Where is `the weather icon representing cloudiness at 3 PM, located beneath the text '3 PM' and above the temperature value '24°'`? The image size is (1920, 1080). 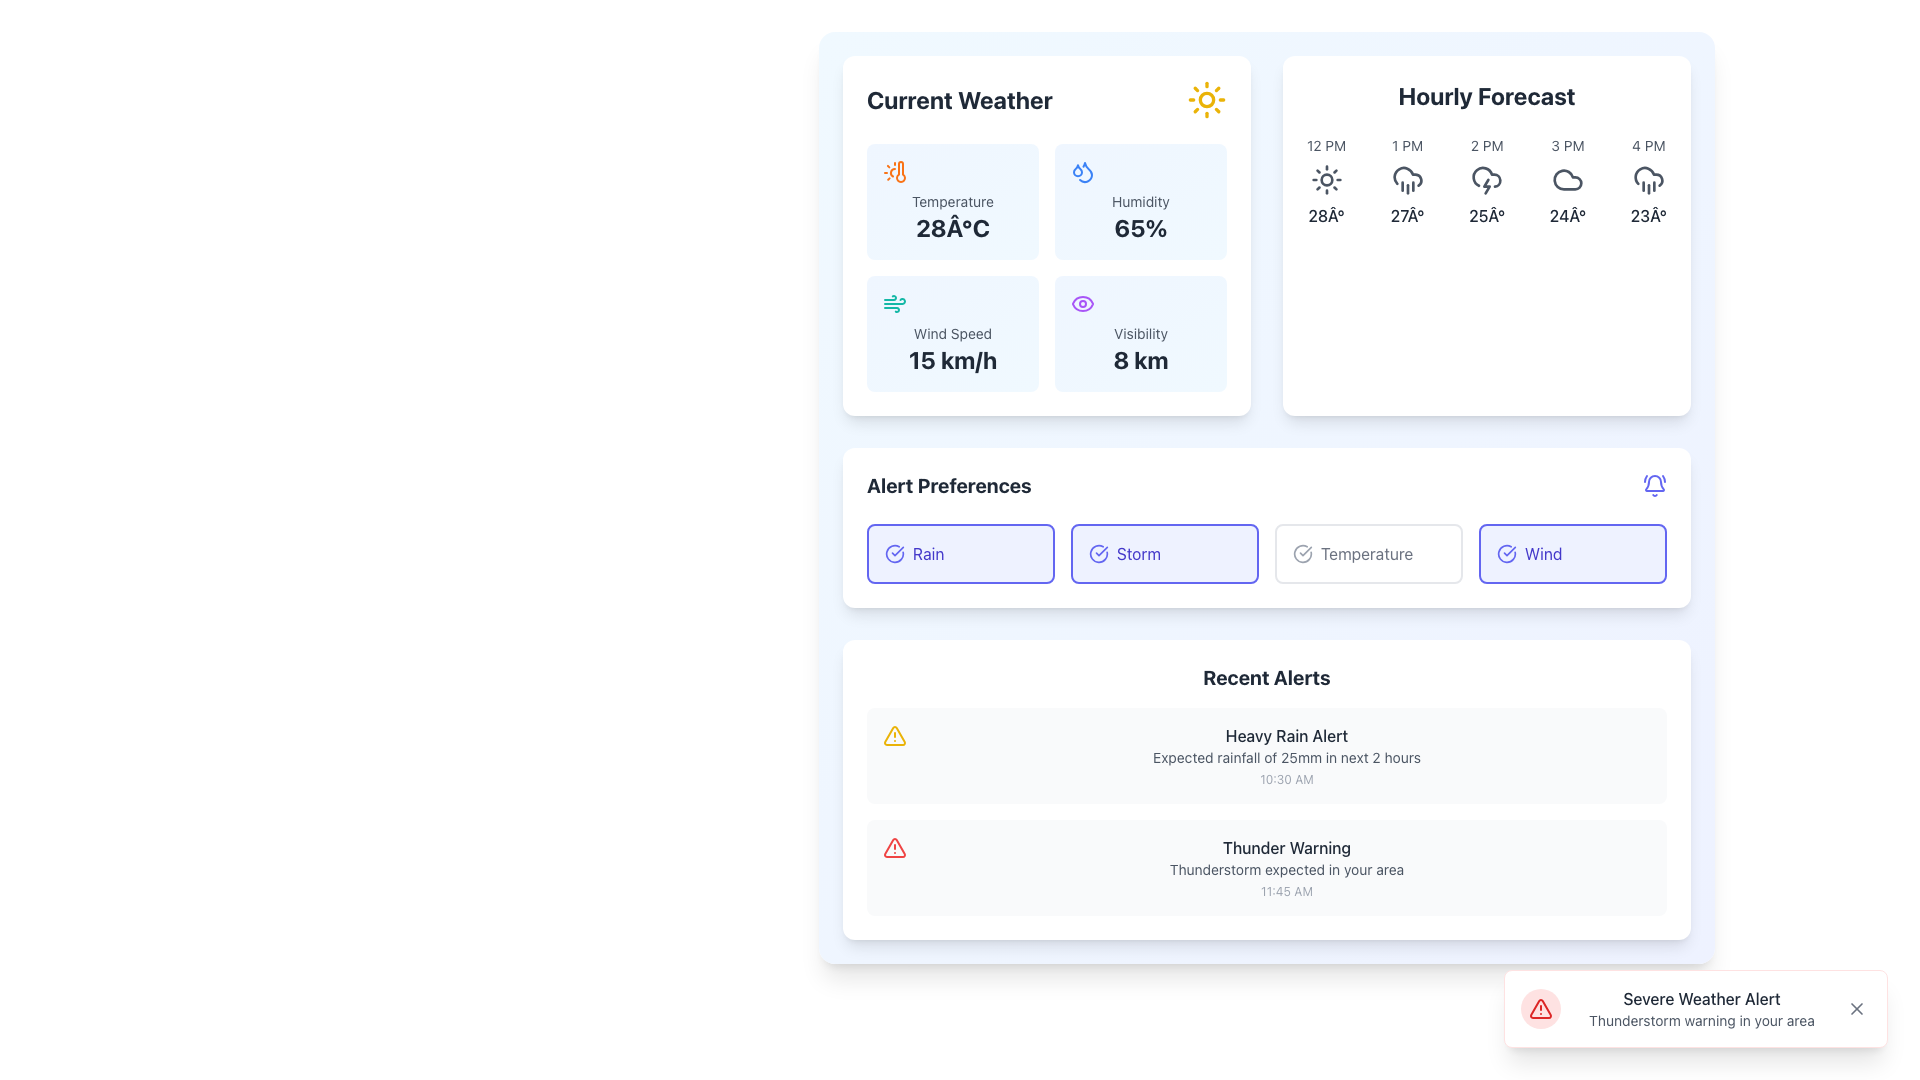 the weather icon representing cloudiness at 3 PM, located beneath the text '3 PM' and above the temperature value '24°' is located at coordinates (1567, 180).